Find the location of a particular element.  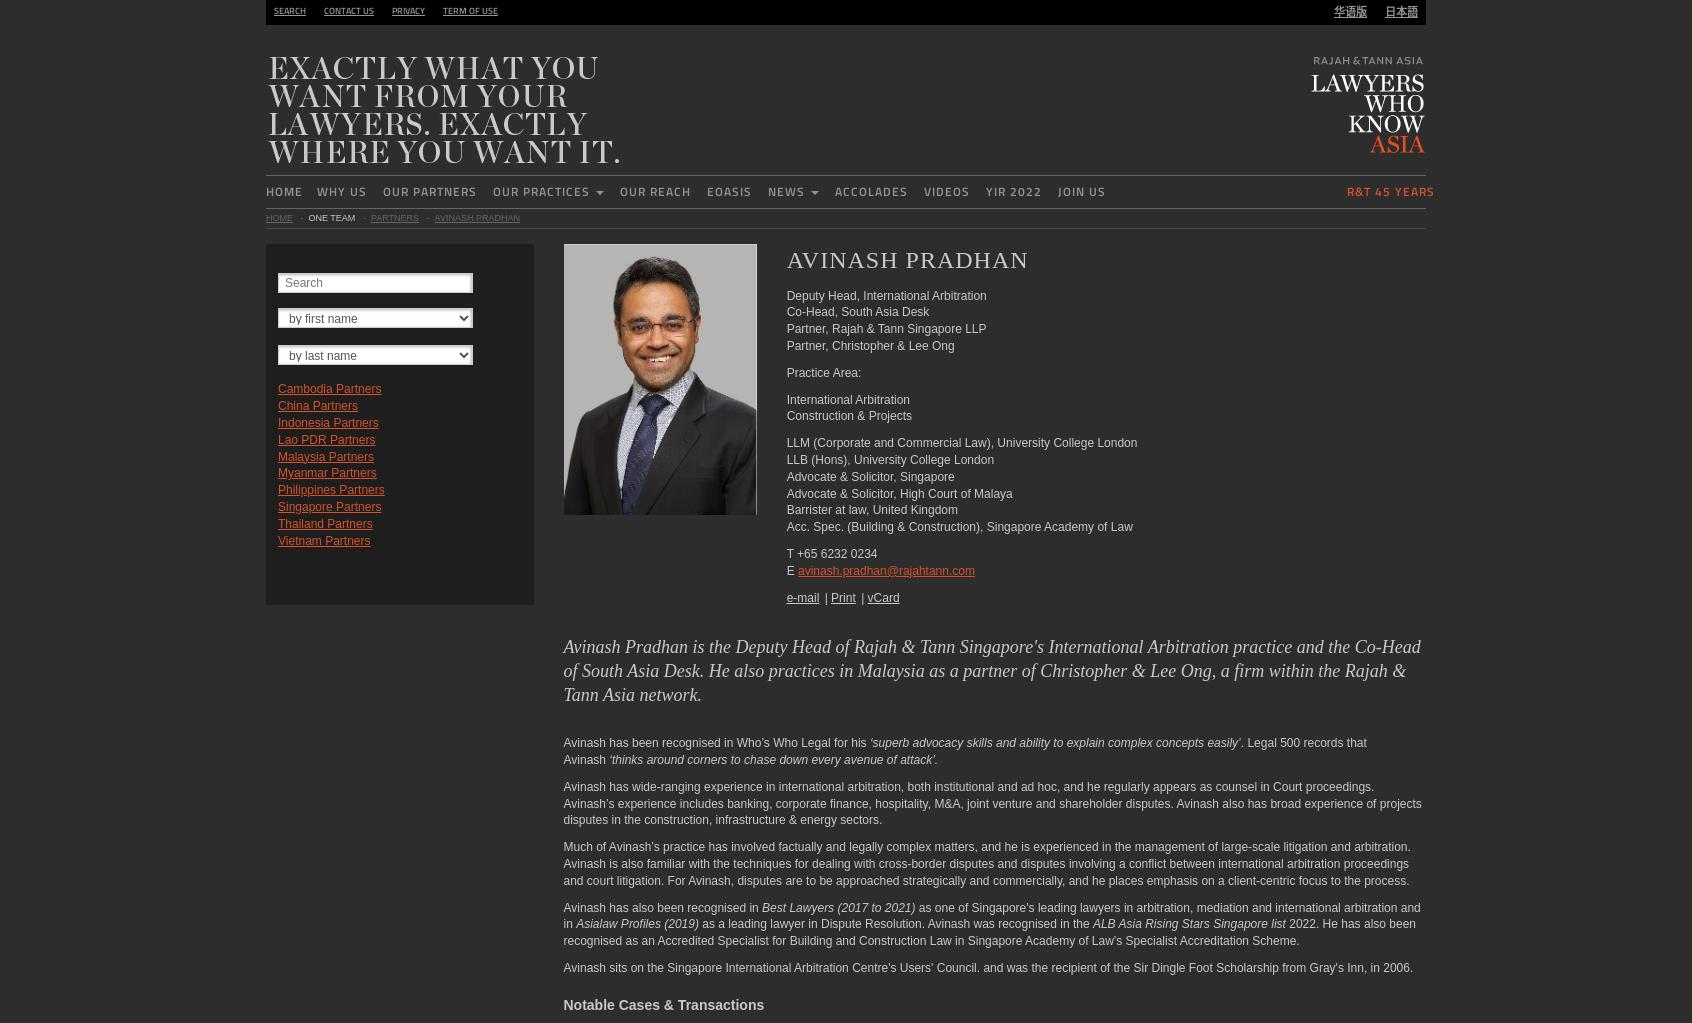

'Partner, Christopher & Lee Ong' is located at coordinates (869, 344).